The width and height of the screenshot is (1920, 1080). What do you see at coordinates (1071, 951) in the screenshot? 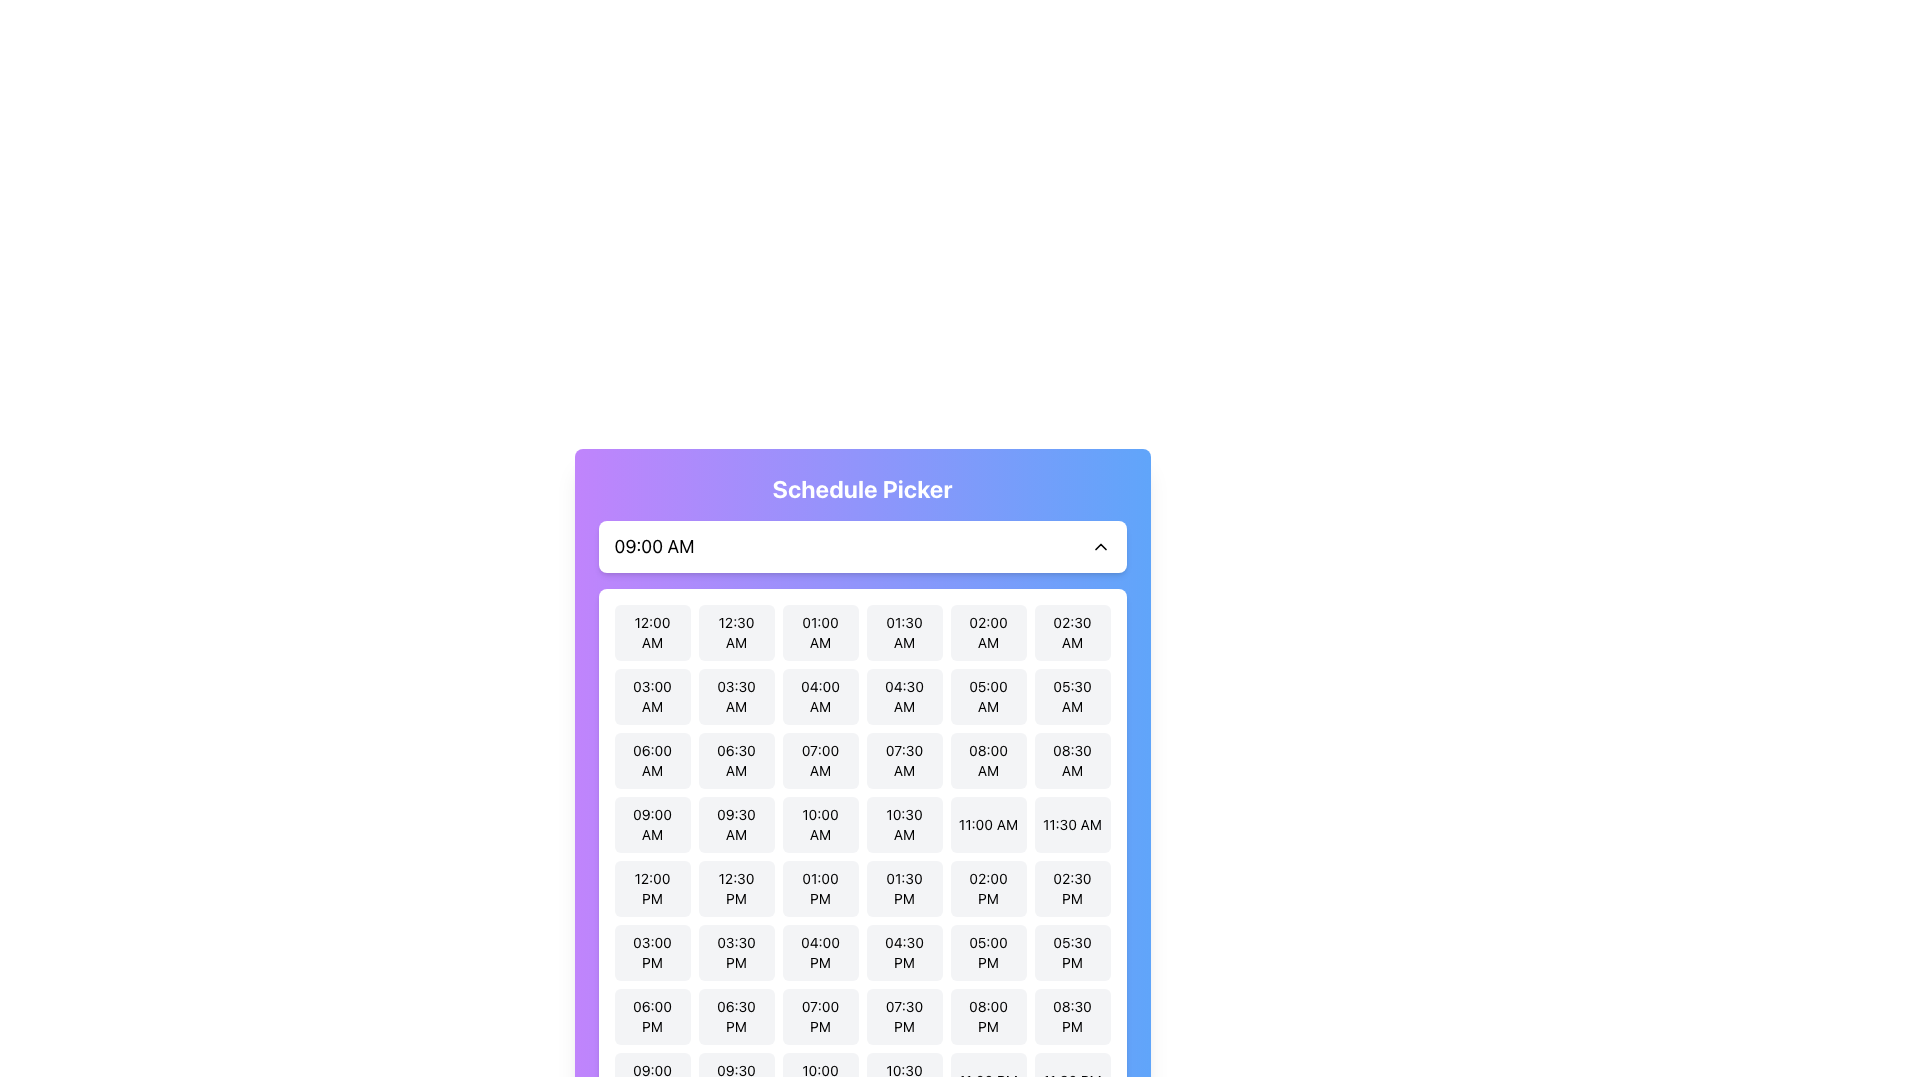
I see `the button representing the selectable time slot '05:30 PM' located in the bottom-right corner of the grid layout, positioned below '05:00 PM' and above '06:00 PM'` at bounding box center [1071, 951].